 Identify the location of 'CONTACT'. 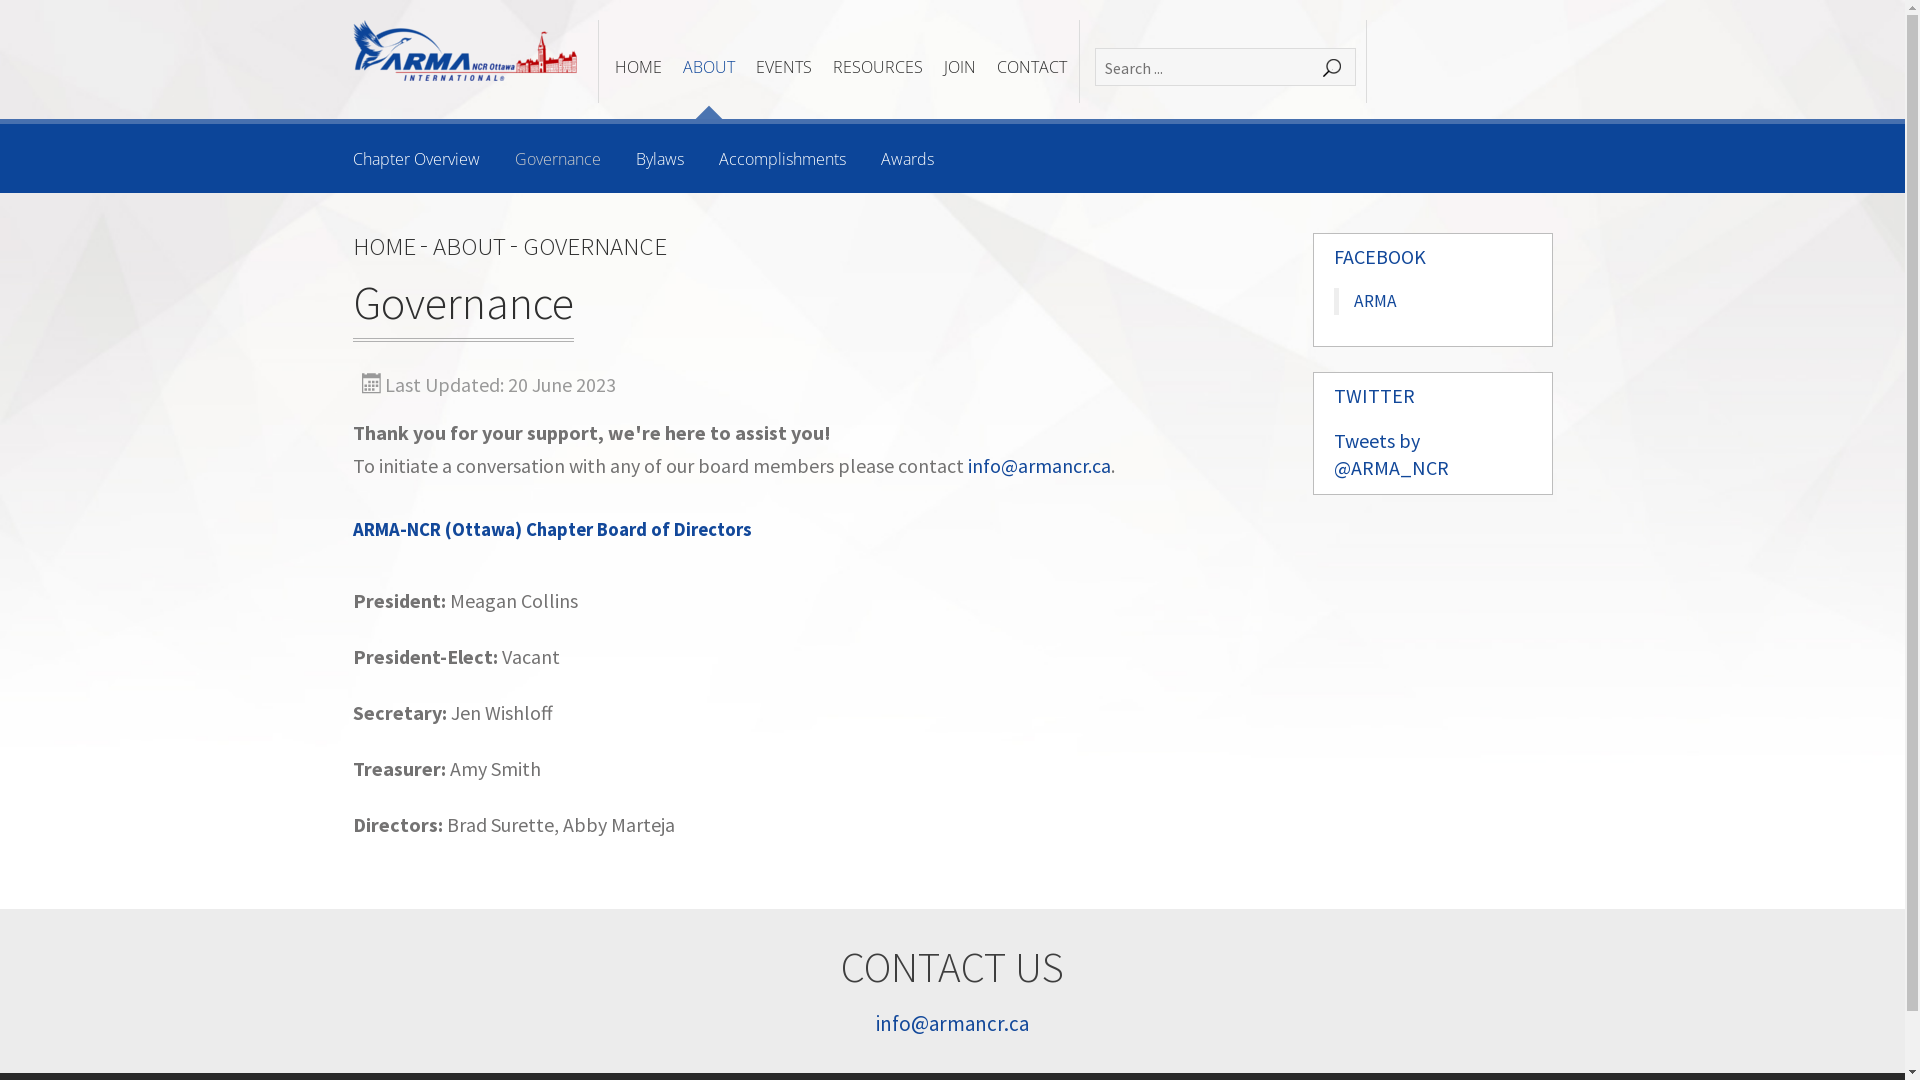
(1031, 66).